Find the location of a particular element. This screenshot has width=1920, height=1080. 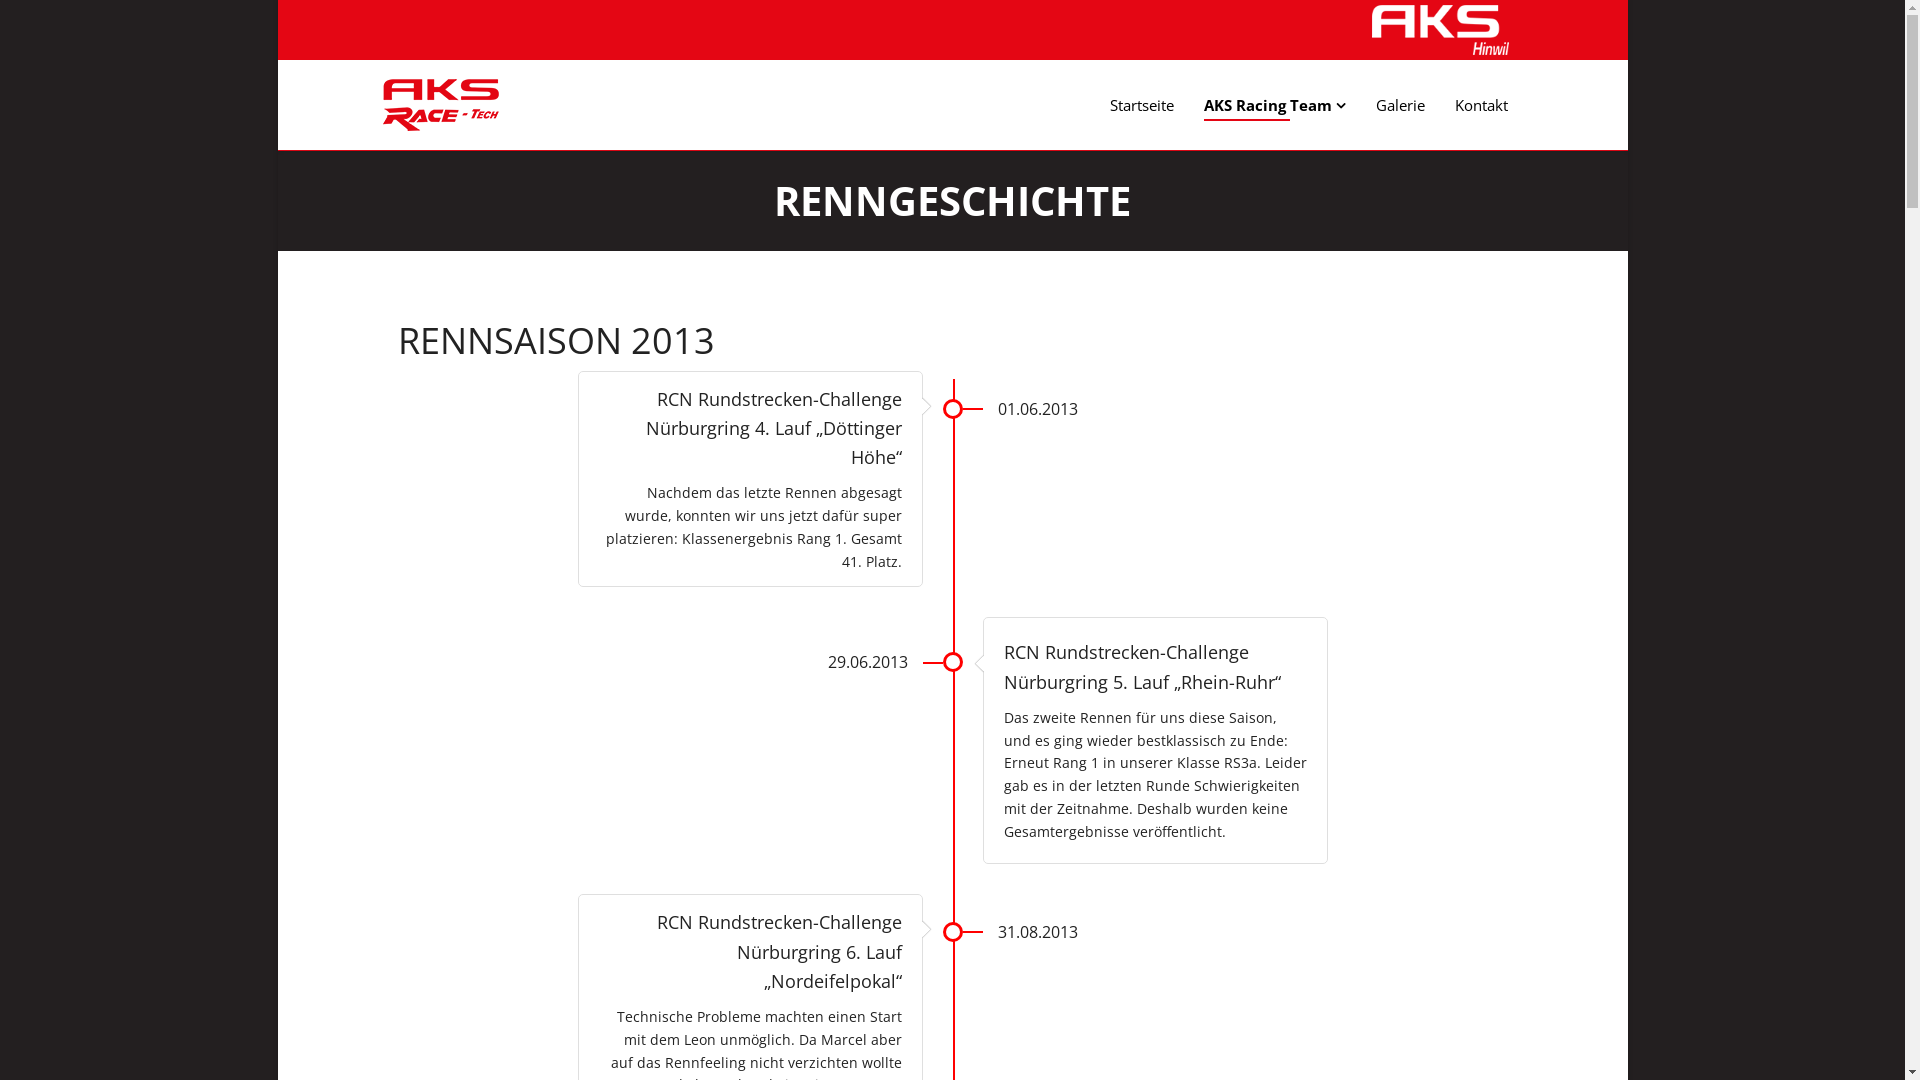

'Galerie' is located at coordinates (1398, 104).